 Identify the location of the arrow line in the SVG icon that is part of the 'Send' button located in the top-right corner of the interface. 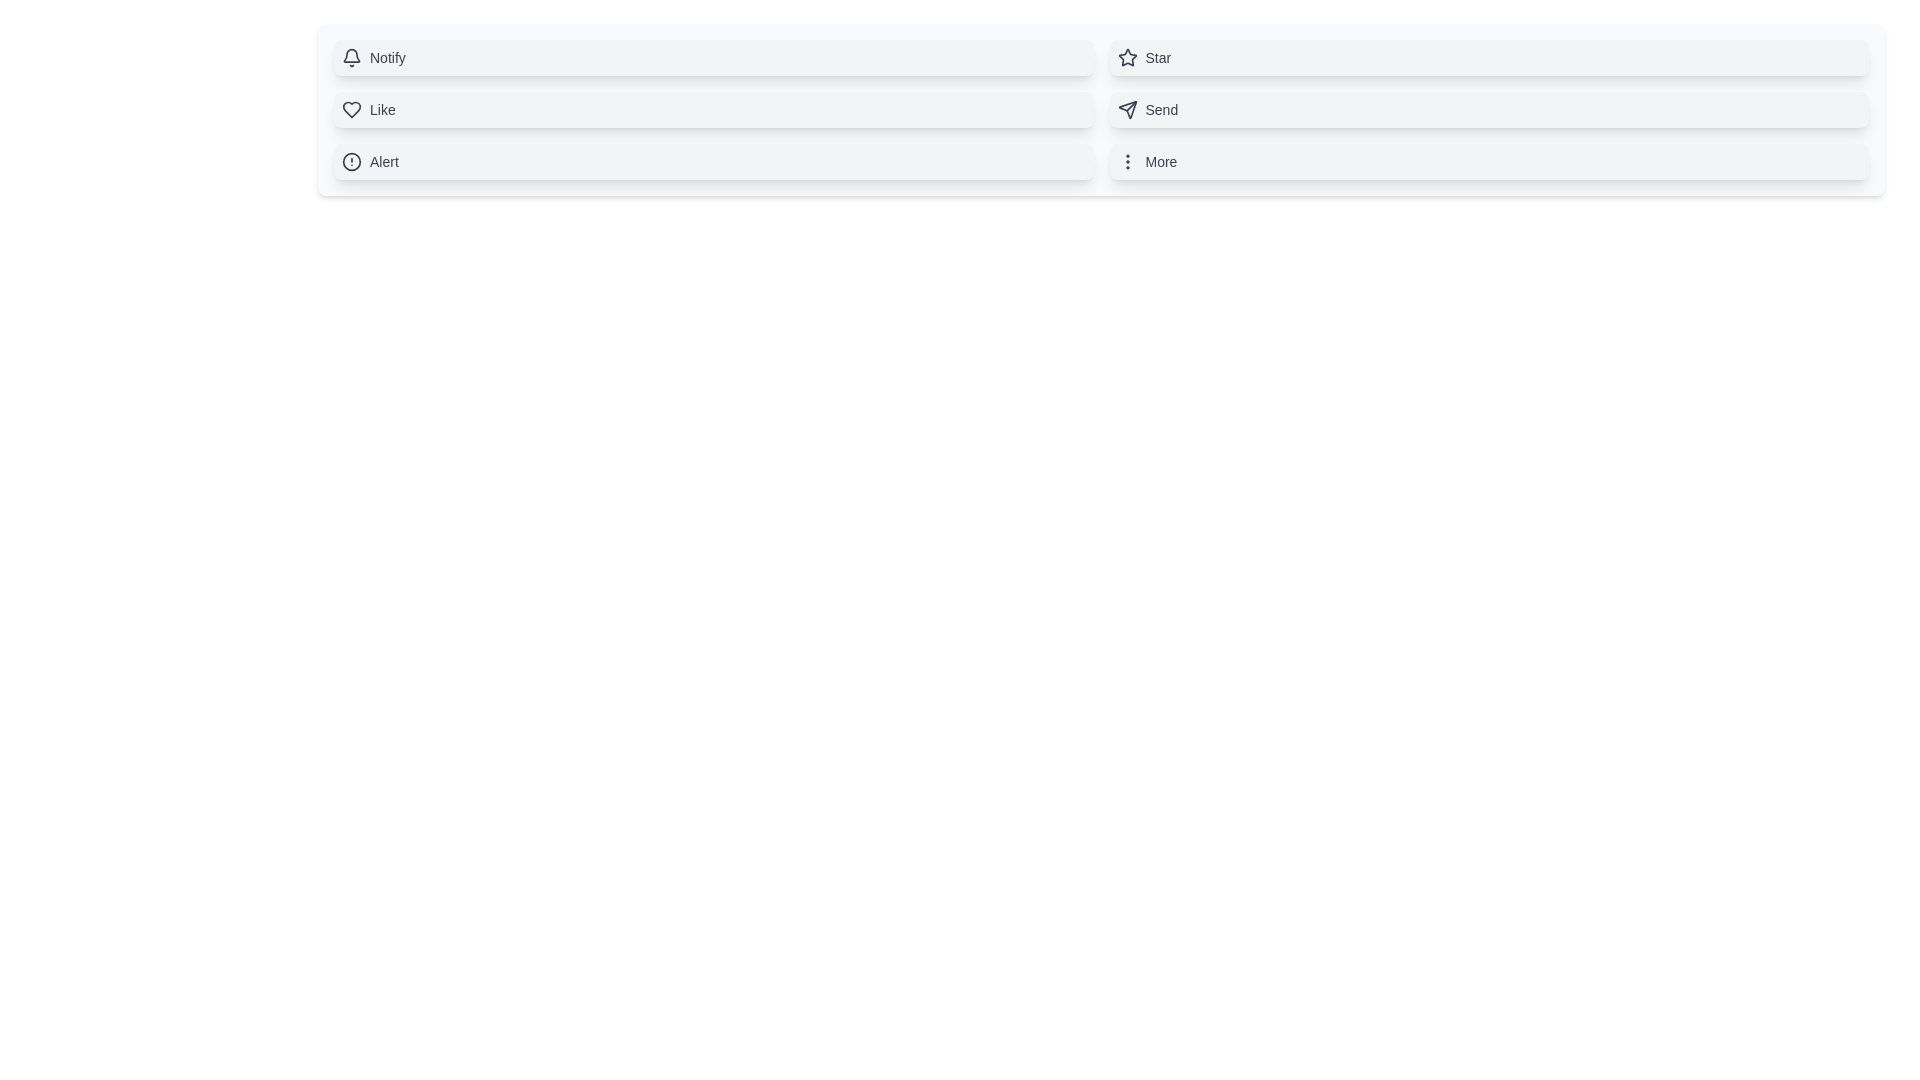
(1131, 106).